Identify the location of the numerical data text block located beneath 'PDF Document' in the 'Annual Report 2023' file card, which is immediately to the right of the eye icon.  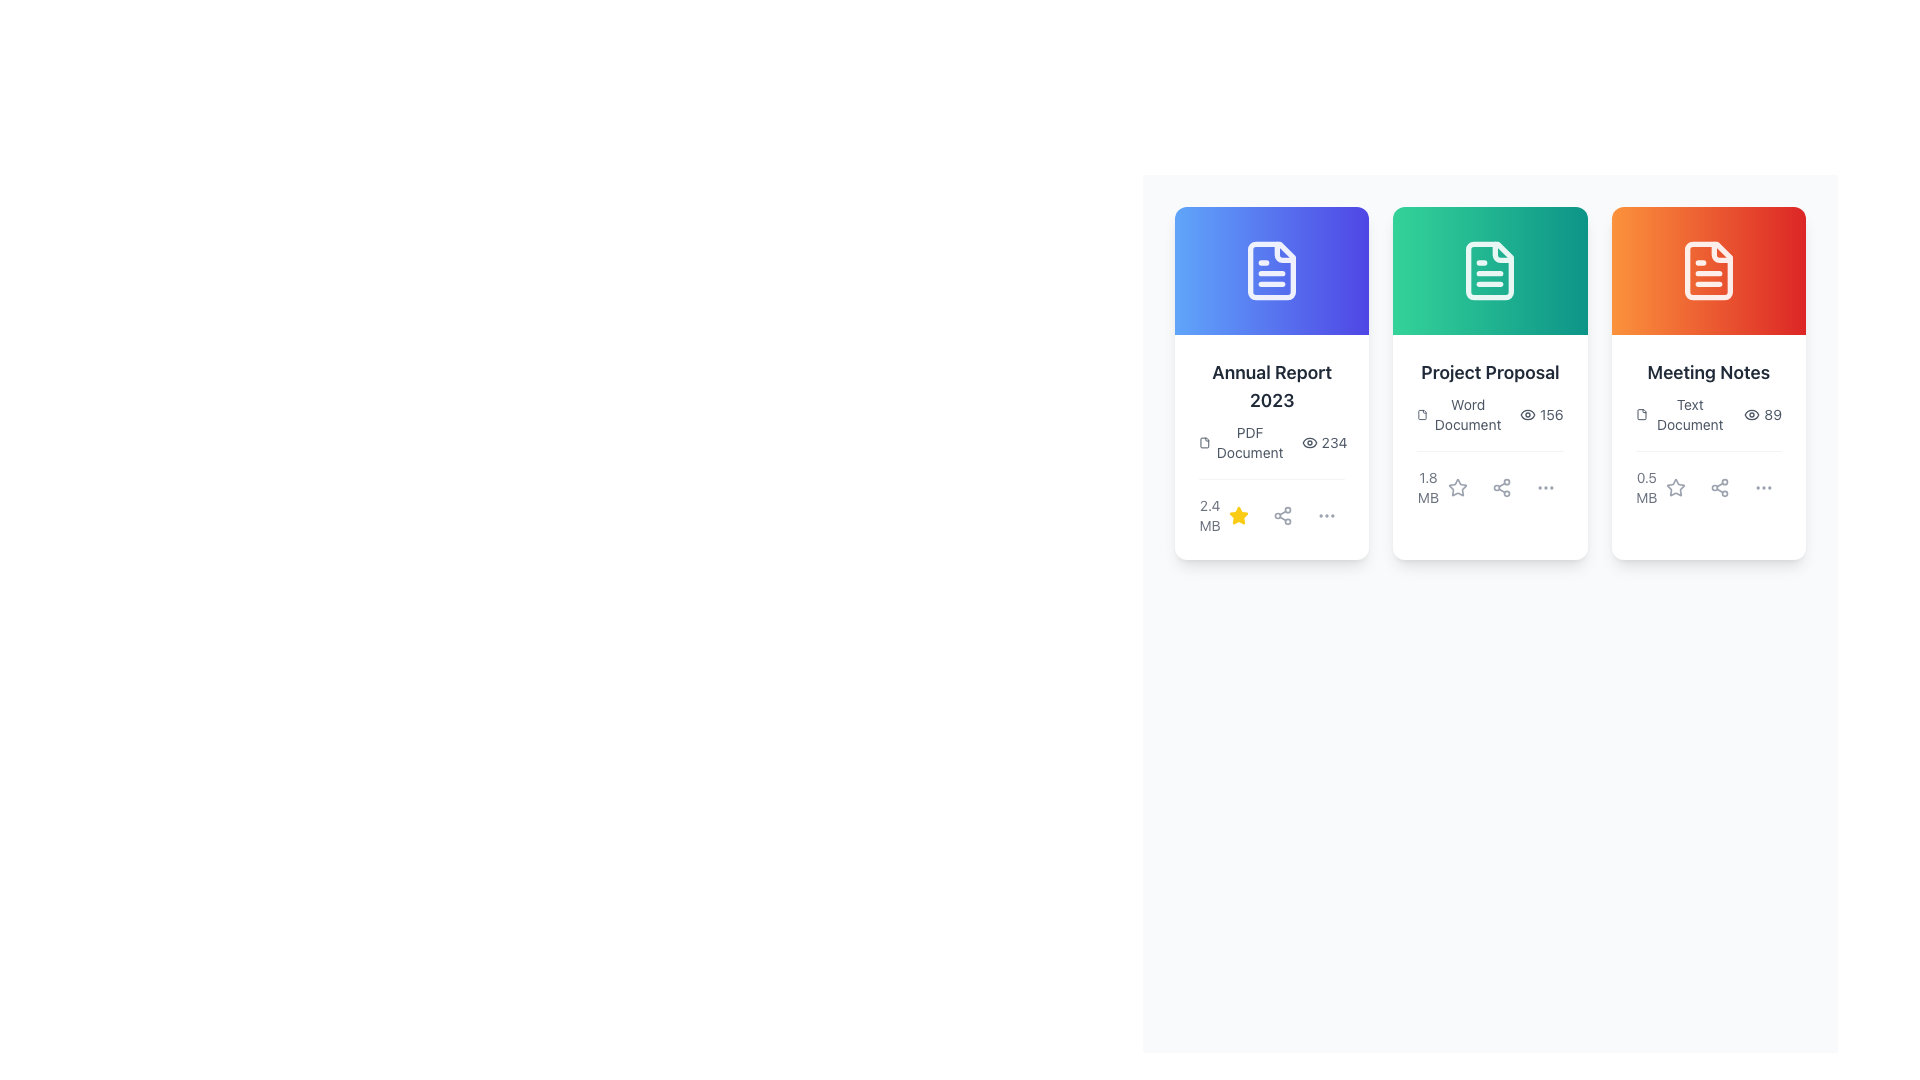
(1324, 442).